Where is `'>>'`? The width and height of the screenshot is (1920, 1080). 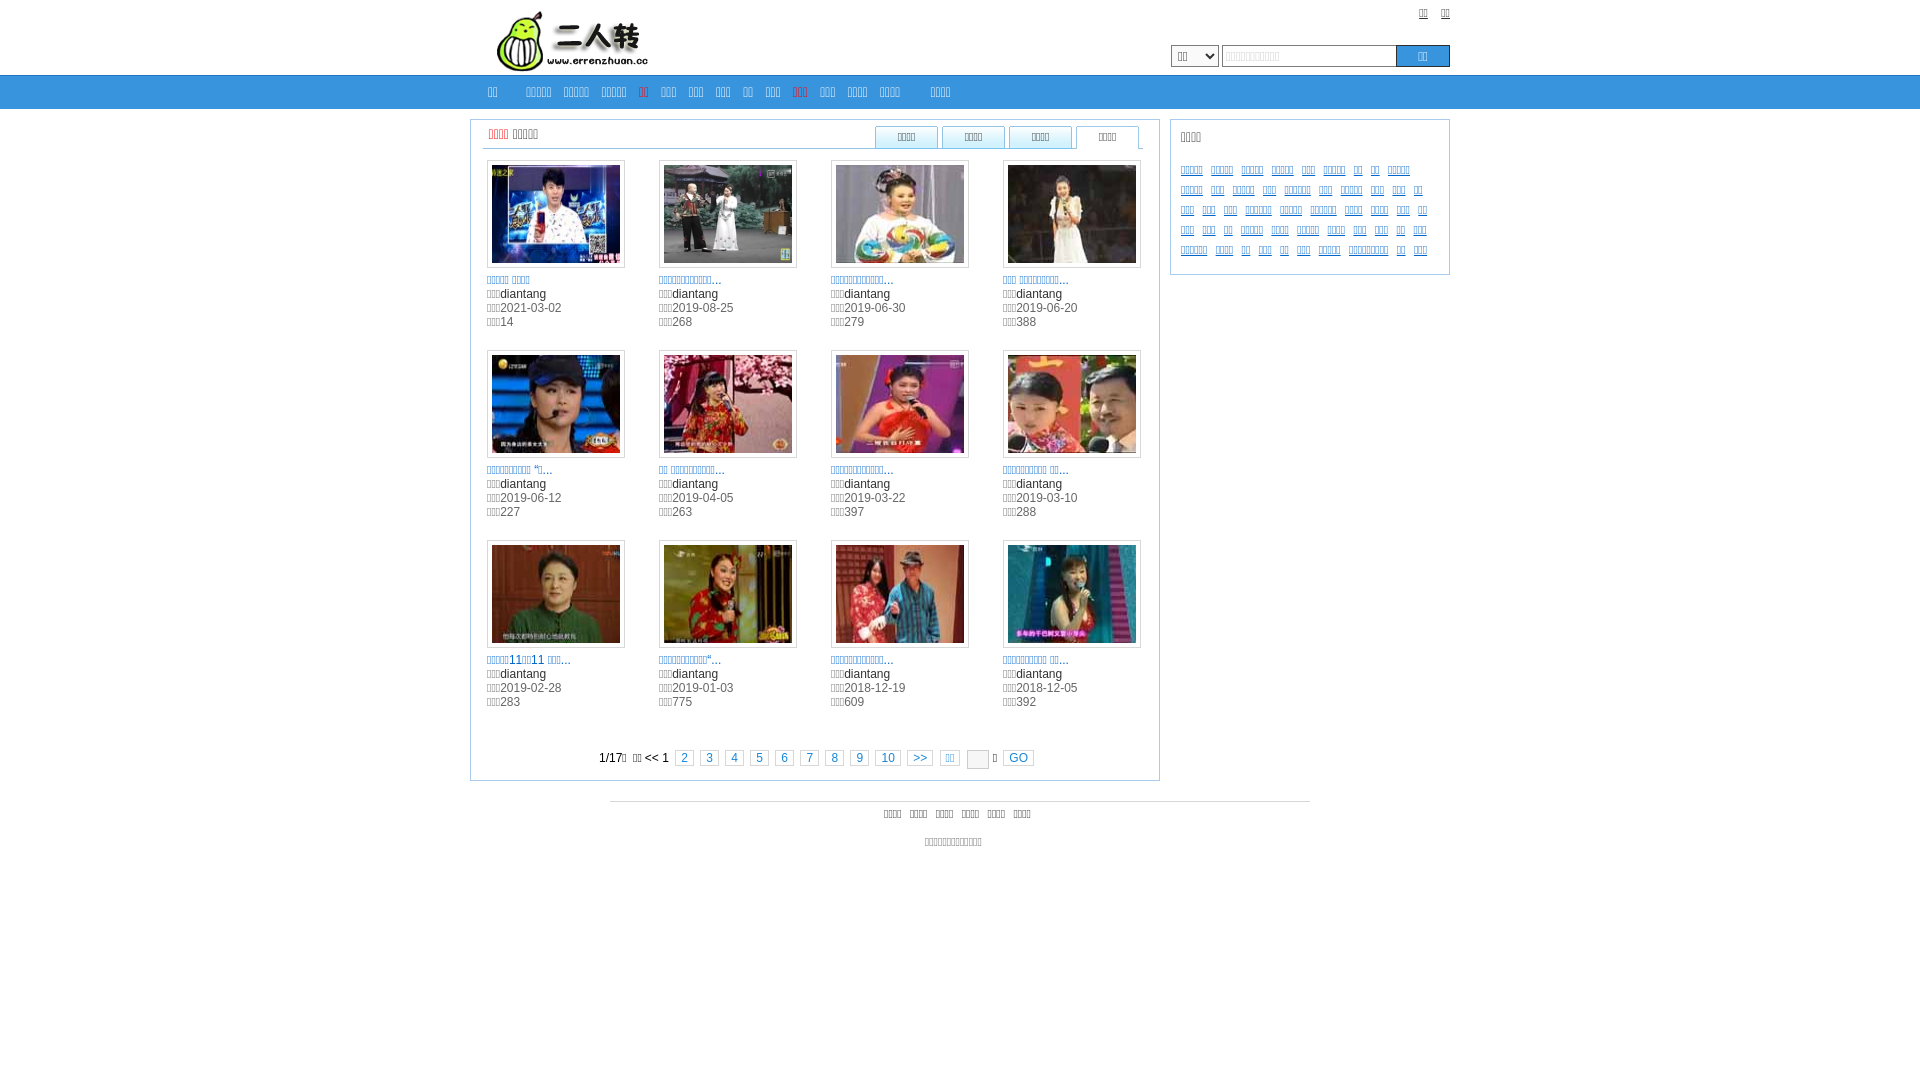
'>>' is located at coordinates (919, 758).